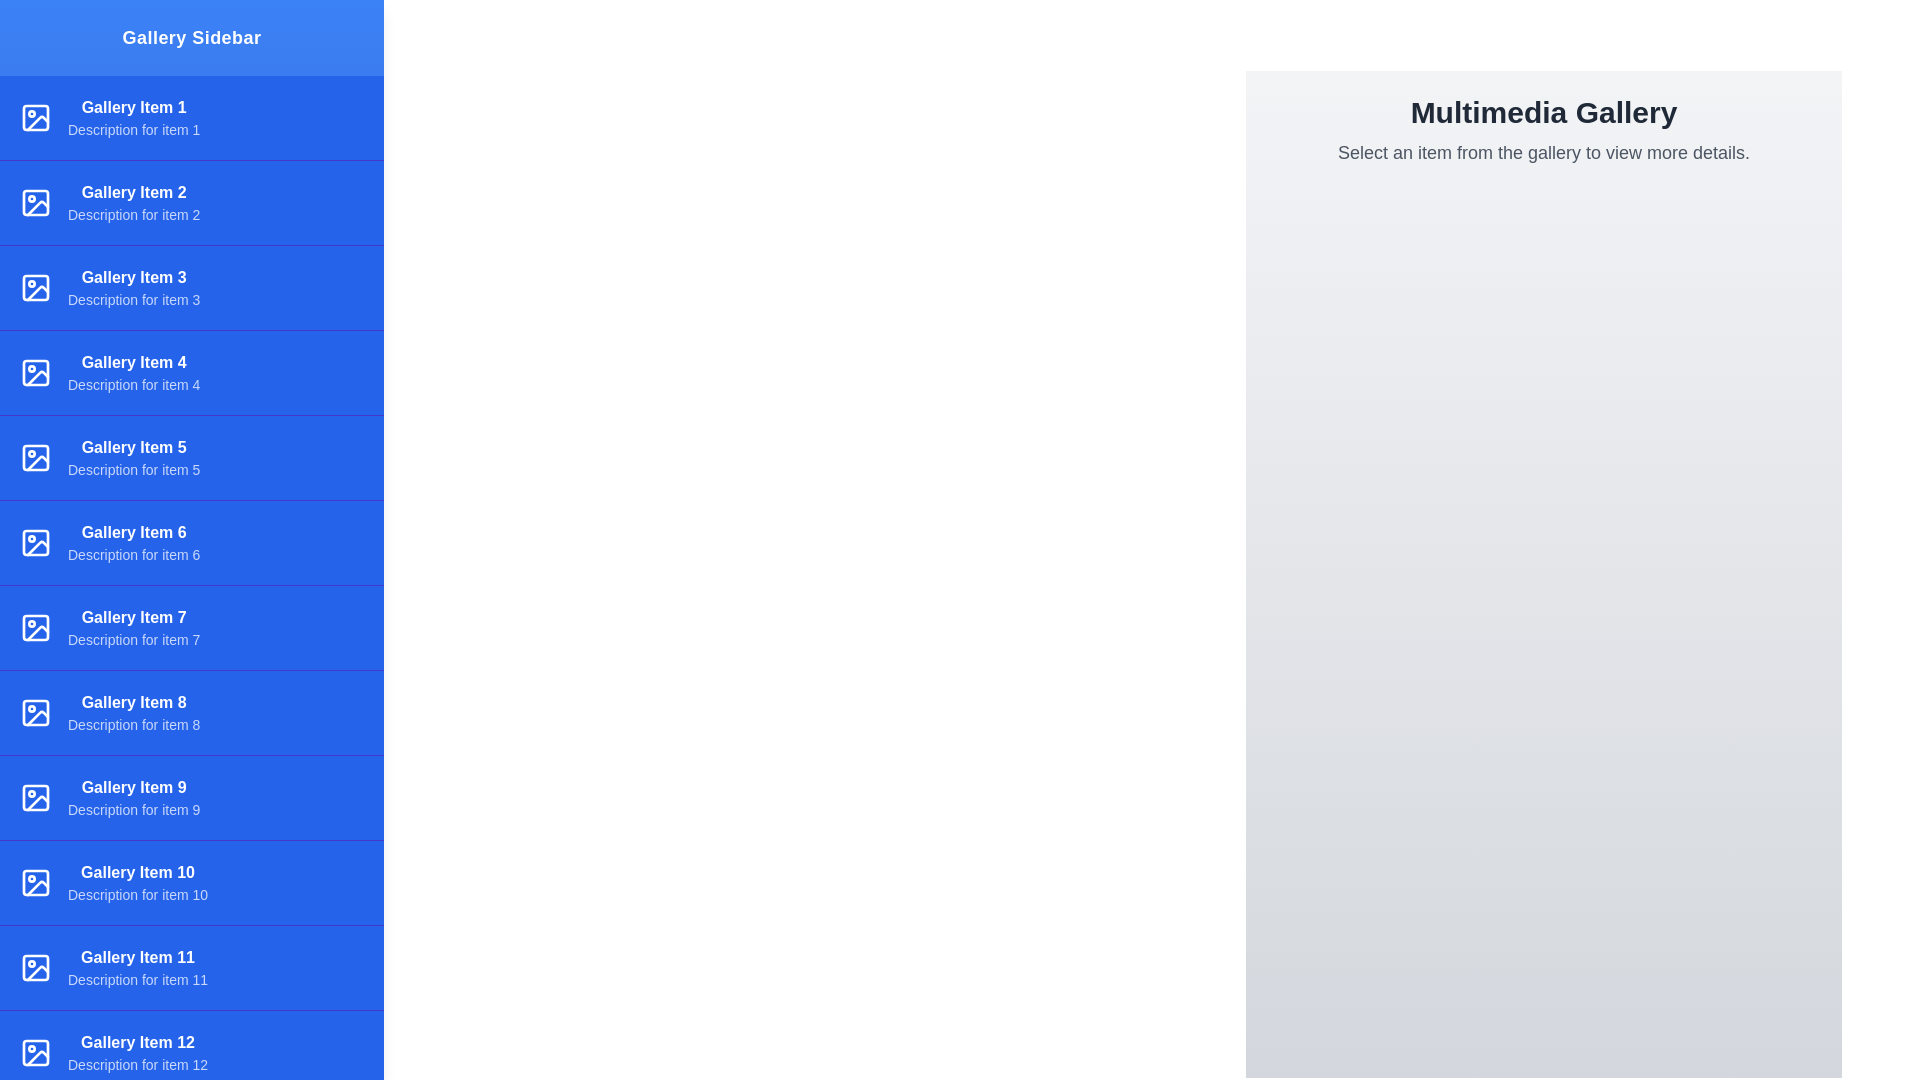  I want to click on the toggle button to toggle the drawer's visibility, so click(42, 42).